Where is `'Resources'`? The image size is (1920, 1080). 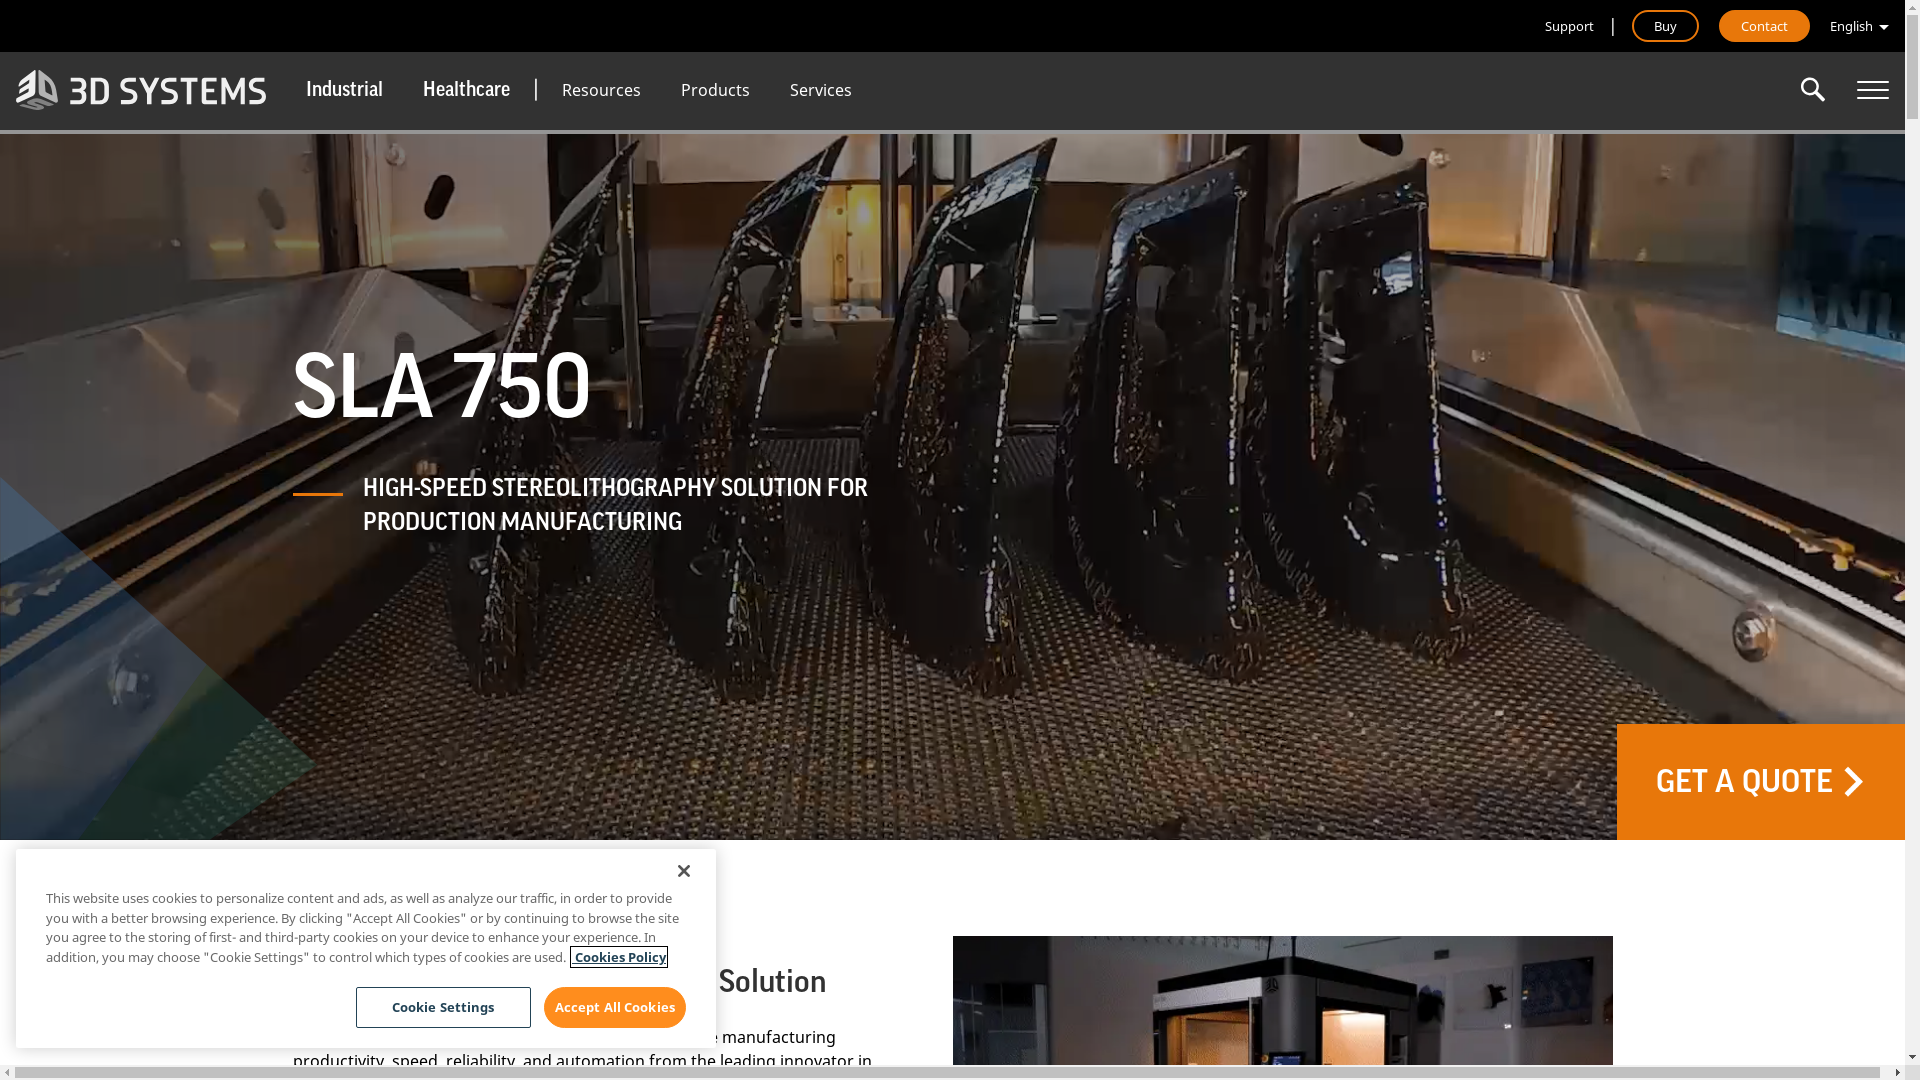
'Resources' is located at coordinates (600, 88).